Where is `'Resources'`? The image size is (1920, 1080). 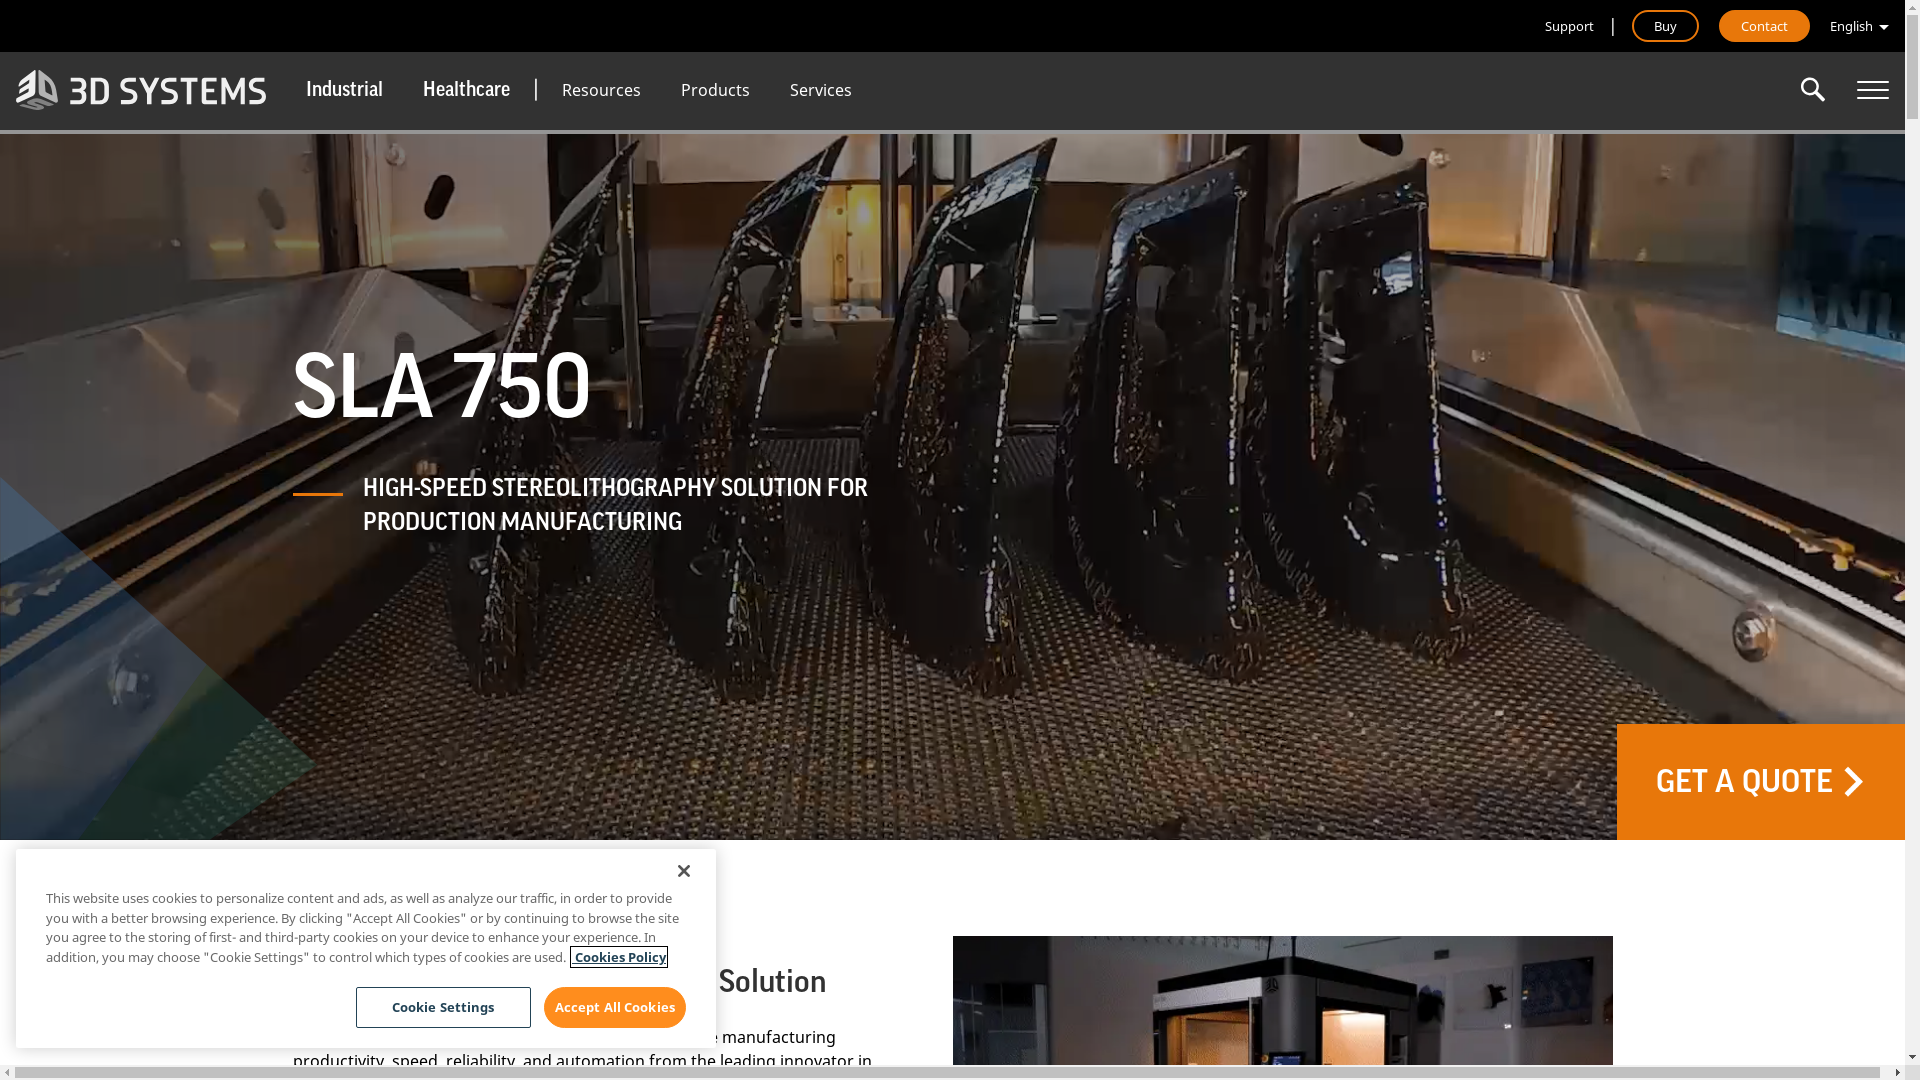
'Resources' is located at coordinates (600, 88).